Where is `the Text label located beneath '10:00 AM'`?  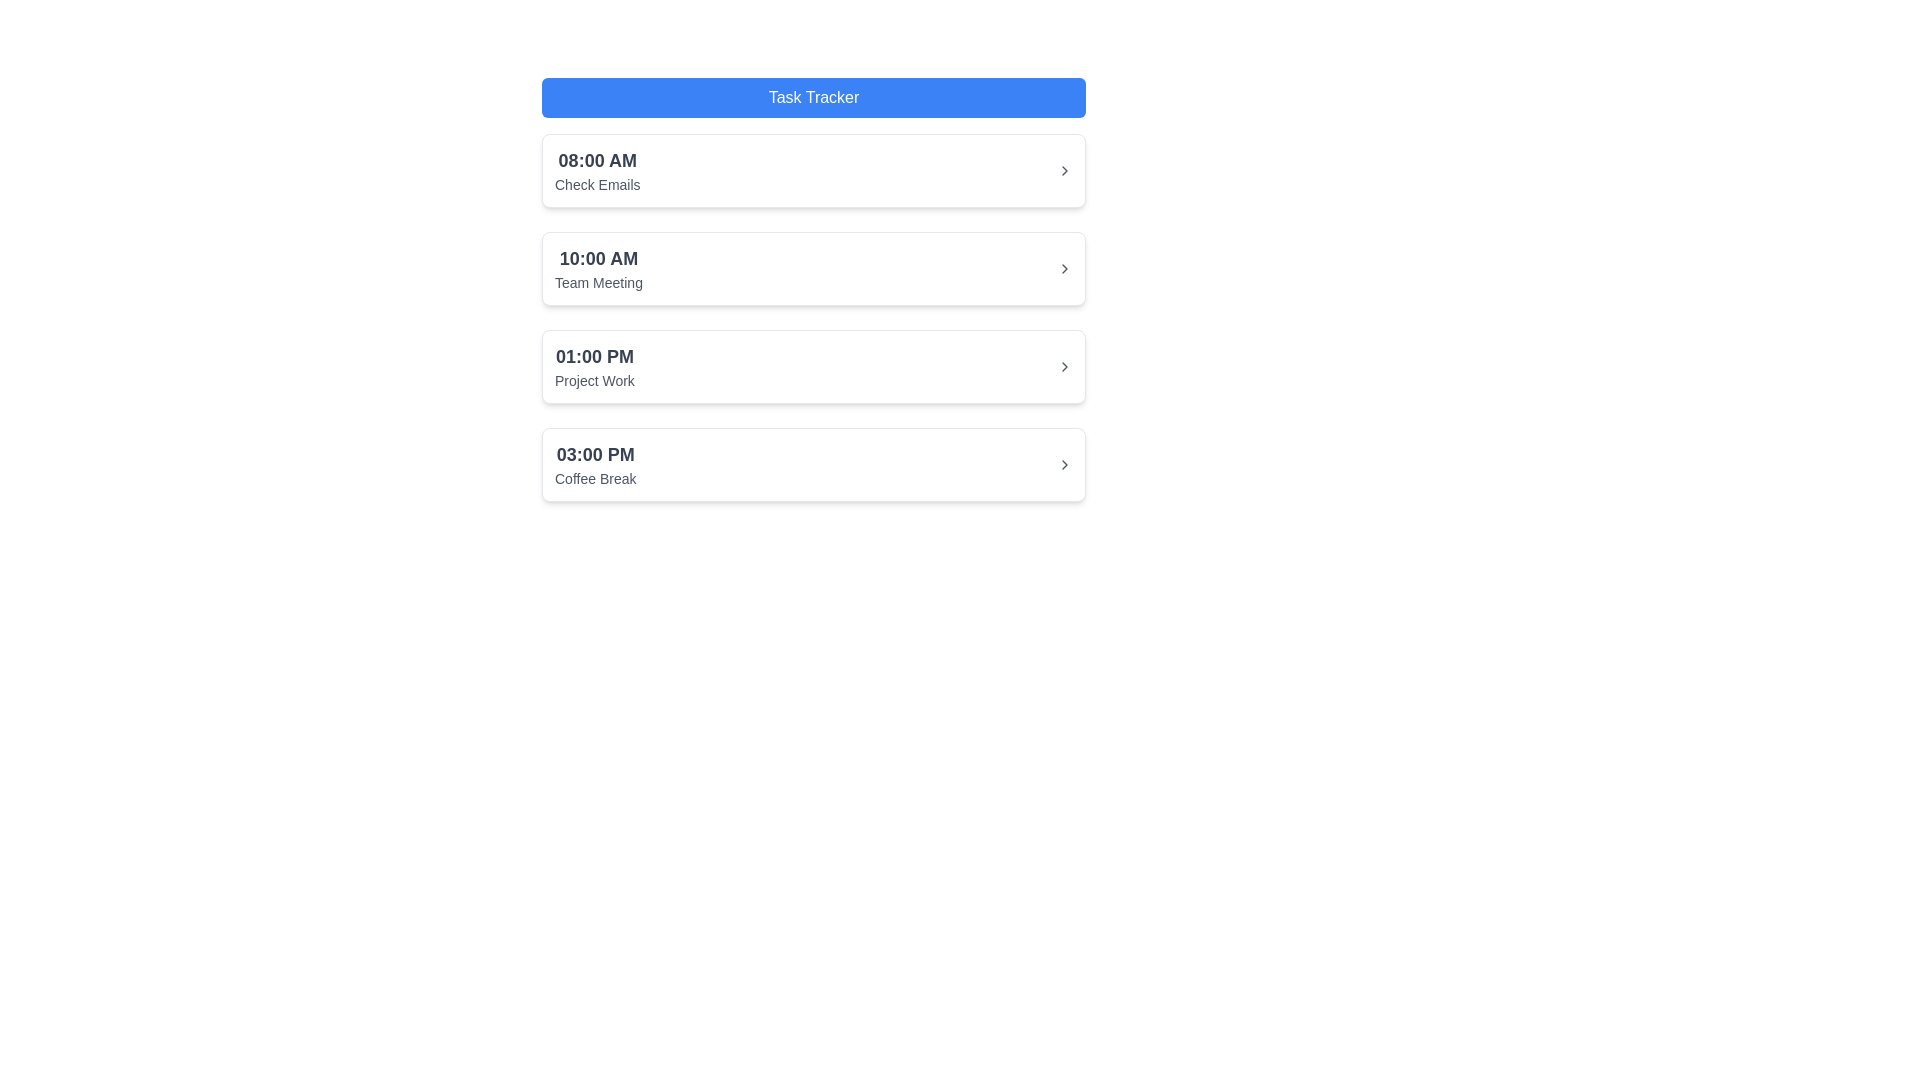 the Text label located beneath '10:00 AM' is located at coordinates (598, 282).